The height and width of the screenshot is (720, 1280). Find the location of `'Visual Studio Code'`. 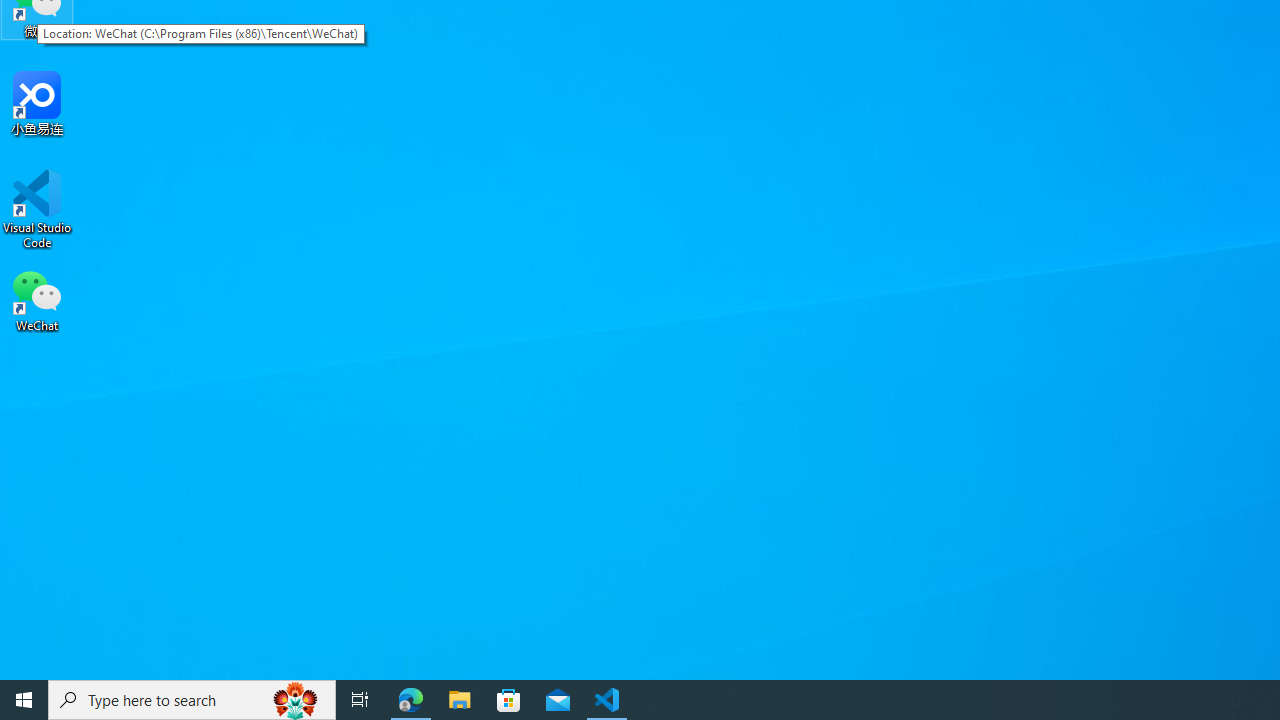

'Visual Studio Code' is located at coordinates (37, 209).